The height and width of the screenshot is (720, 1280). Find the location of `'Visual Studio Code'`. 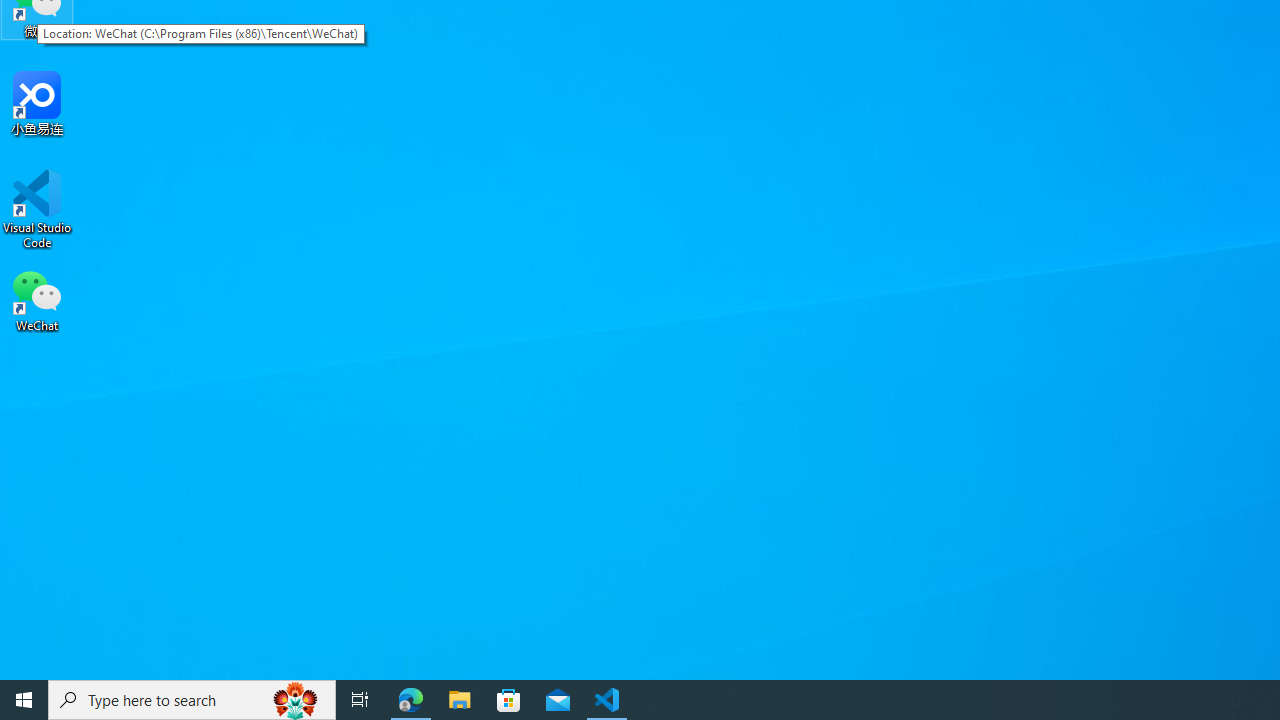

'Visual Studio Code' is located at coordinates (37, 209).